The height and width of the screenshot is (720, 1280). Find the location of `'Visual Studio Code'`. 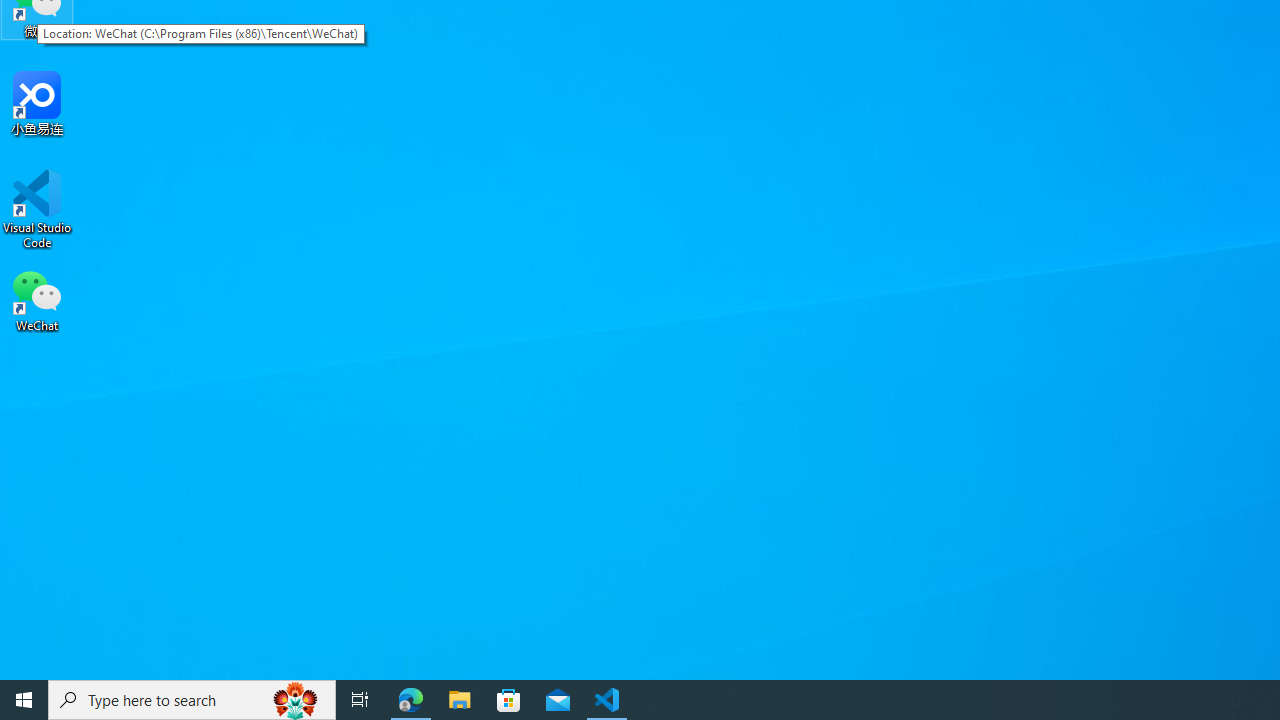

'Visual Studio Code' is located at coordinates (37, 209).